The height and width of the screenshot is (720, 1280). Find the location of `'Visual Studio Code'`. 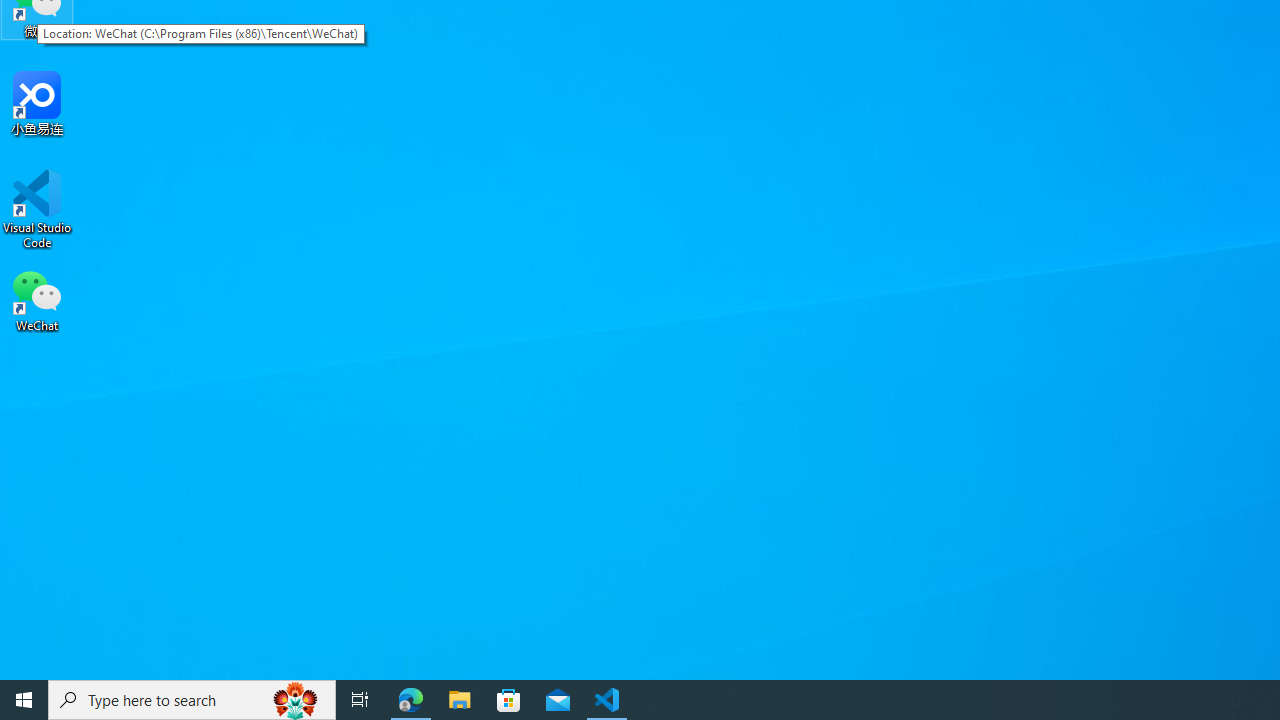

'Visual Studio Code' is located at coordinates (37, 209).